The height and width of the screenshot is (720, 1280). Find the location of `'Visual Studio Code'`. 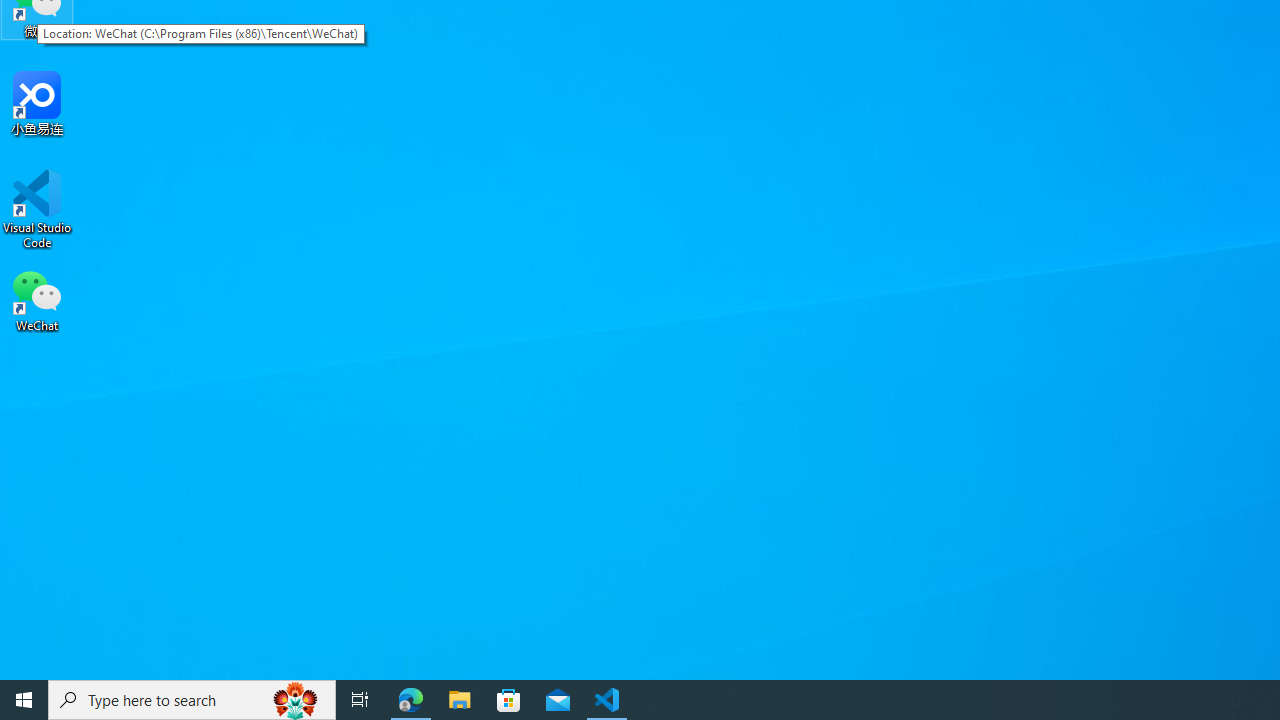

'Visual Studio Code' is located at coordinates (37, 209).